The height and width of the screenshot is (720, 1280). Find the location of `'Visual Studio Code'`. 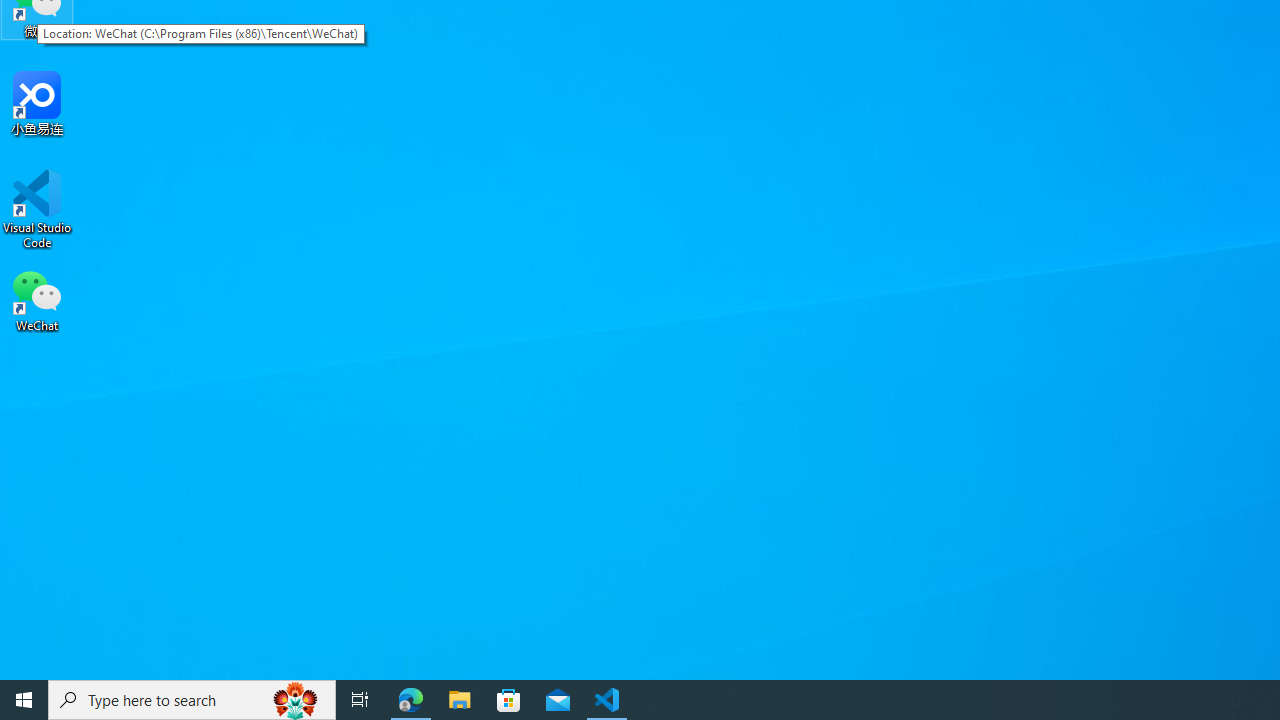

'Visual Studio Code' is located at coordinates (37, 209).